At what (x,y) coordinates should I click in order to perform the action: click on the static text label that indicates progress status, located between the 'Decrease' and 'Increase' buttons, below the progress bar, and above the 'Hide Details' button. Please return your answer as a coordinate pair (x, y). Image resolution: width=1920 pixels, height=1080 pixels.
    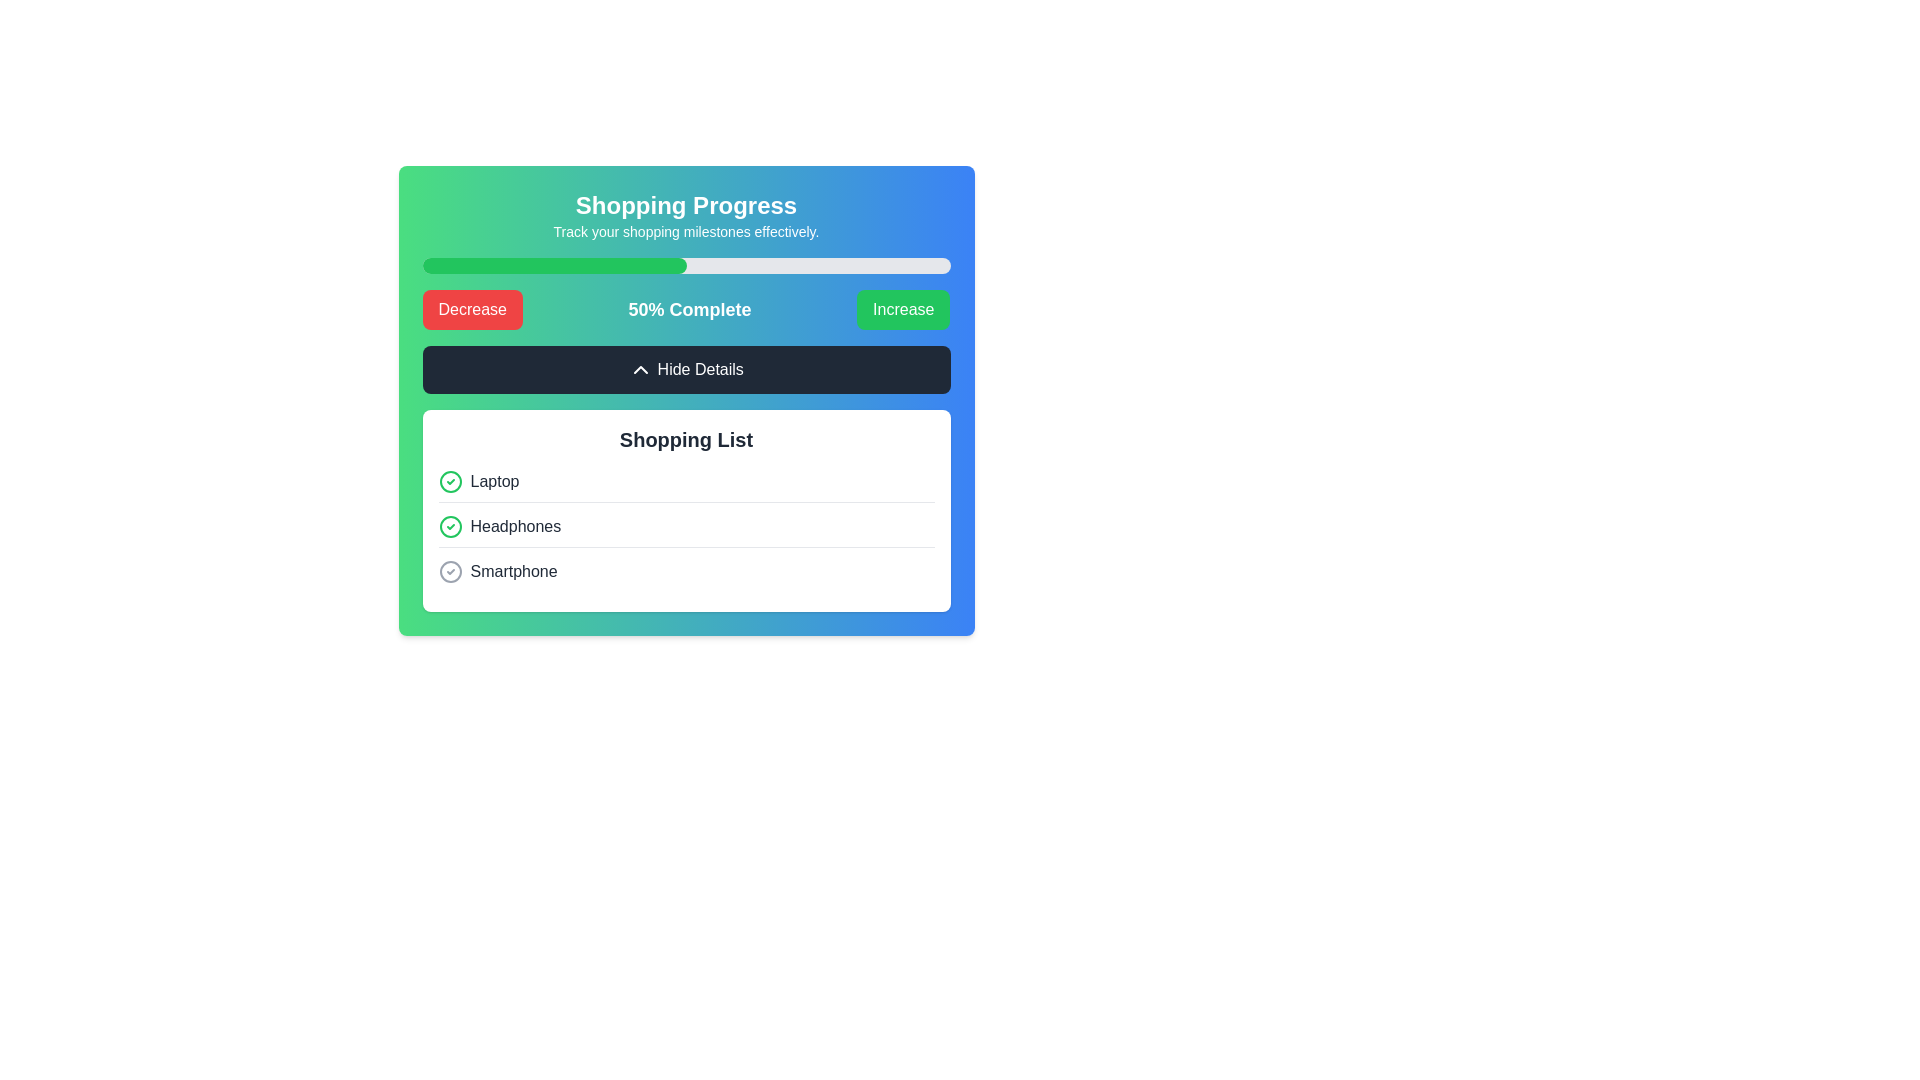
    Looking at the image, I should click on (690, 309).